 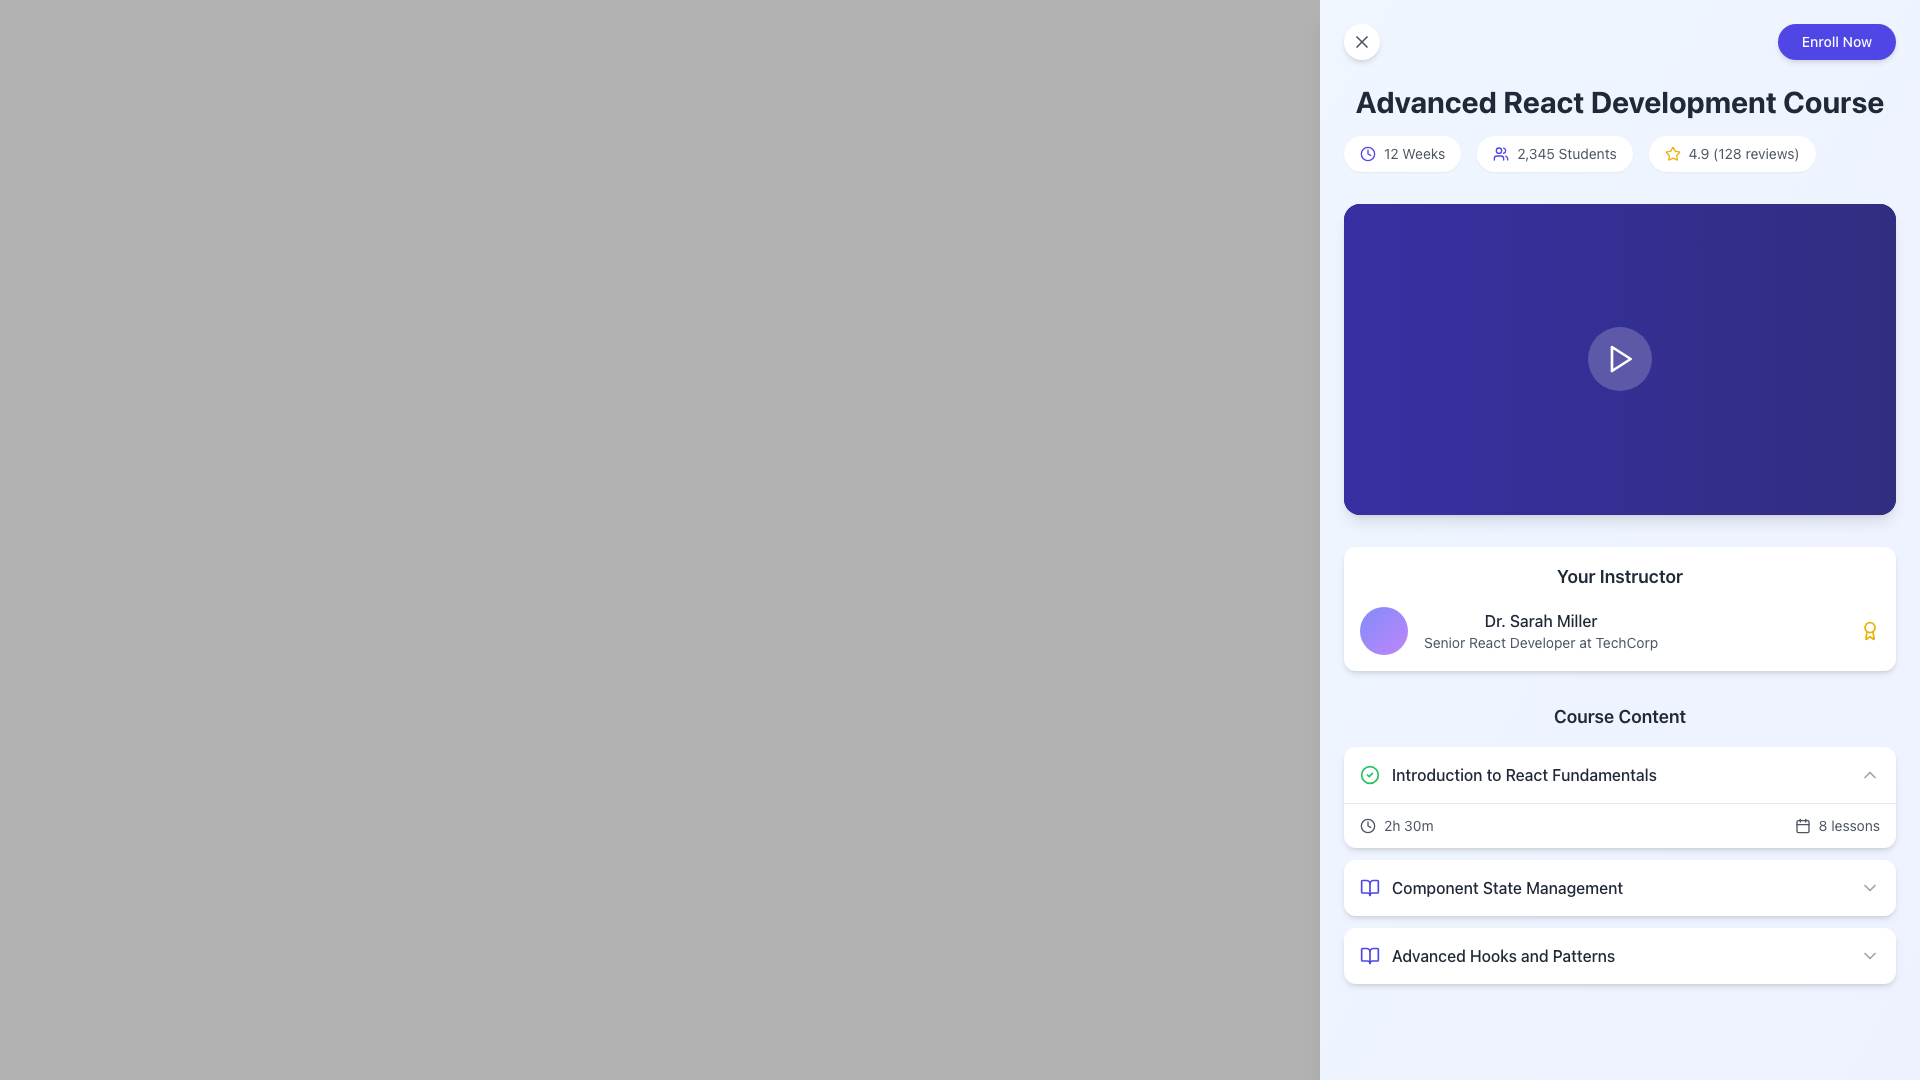 What do you see at coordinates (1620, 773) in the screenshot?
I see `the Collapsible Section Header labeled 'Introduction to React Fundamentals'` at bounding box center [1620, 773].